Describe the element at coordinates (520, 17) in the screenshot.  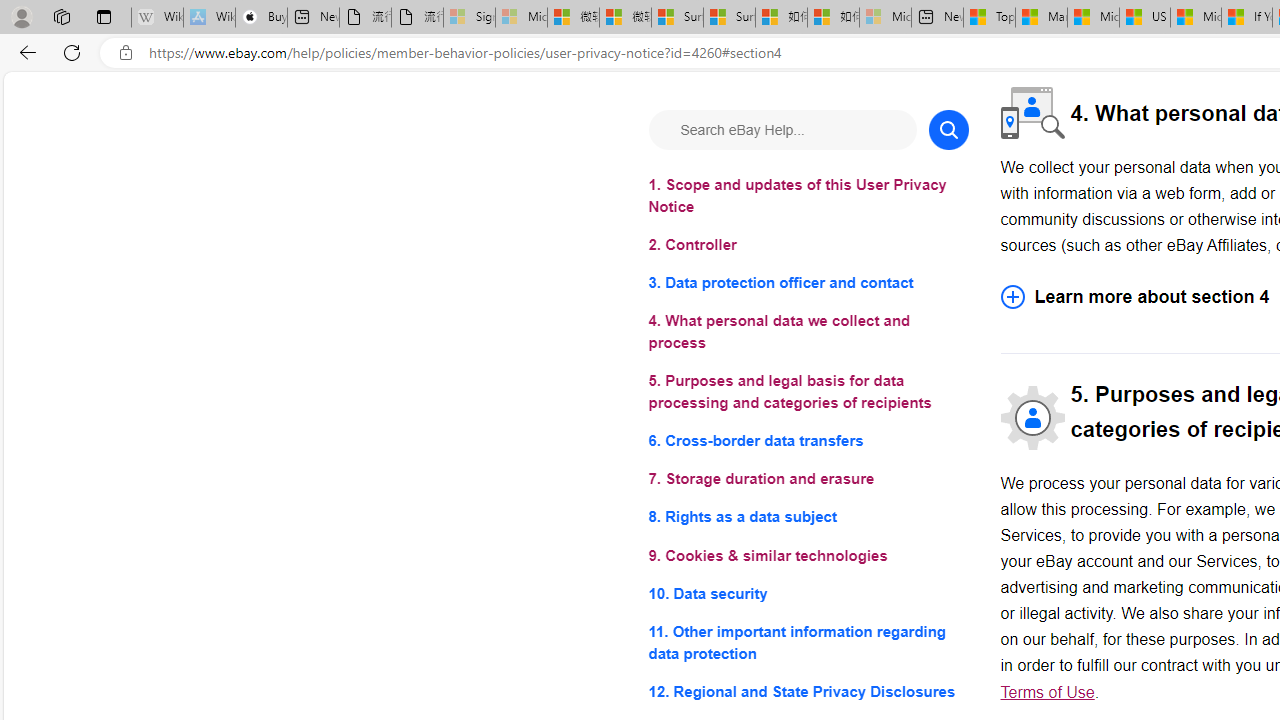
I see `'Microsoft Services Agreement - Sleeping'` at that location.